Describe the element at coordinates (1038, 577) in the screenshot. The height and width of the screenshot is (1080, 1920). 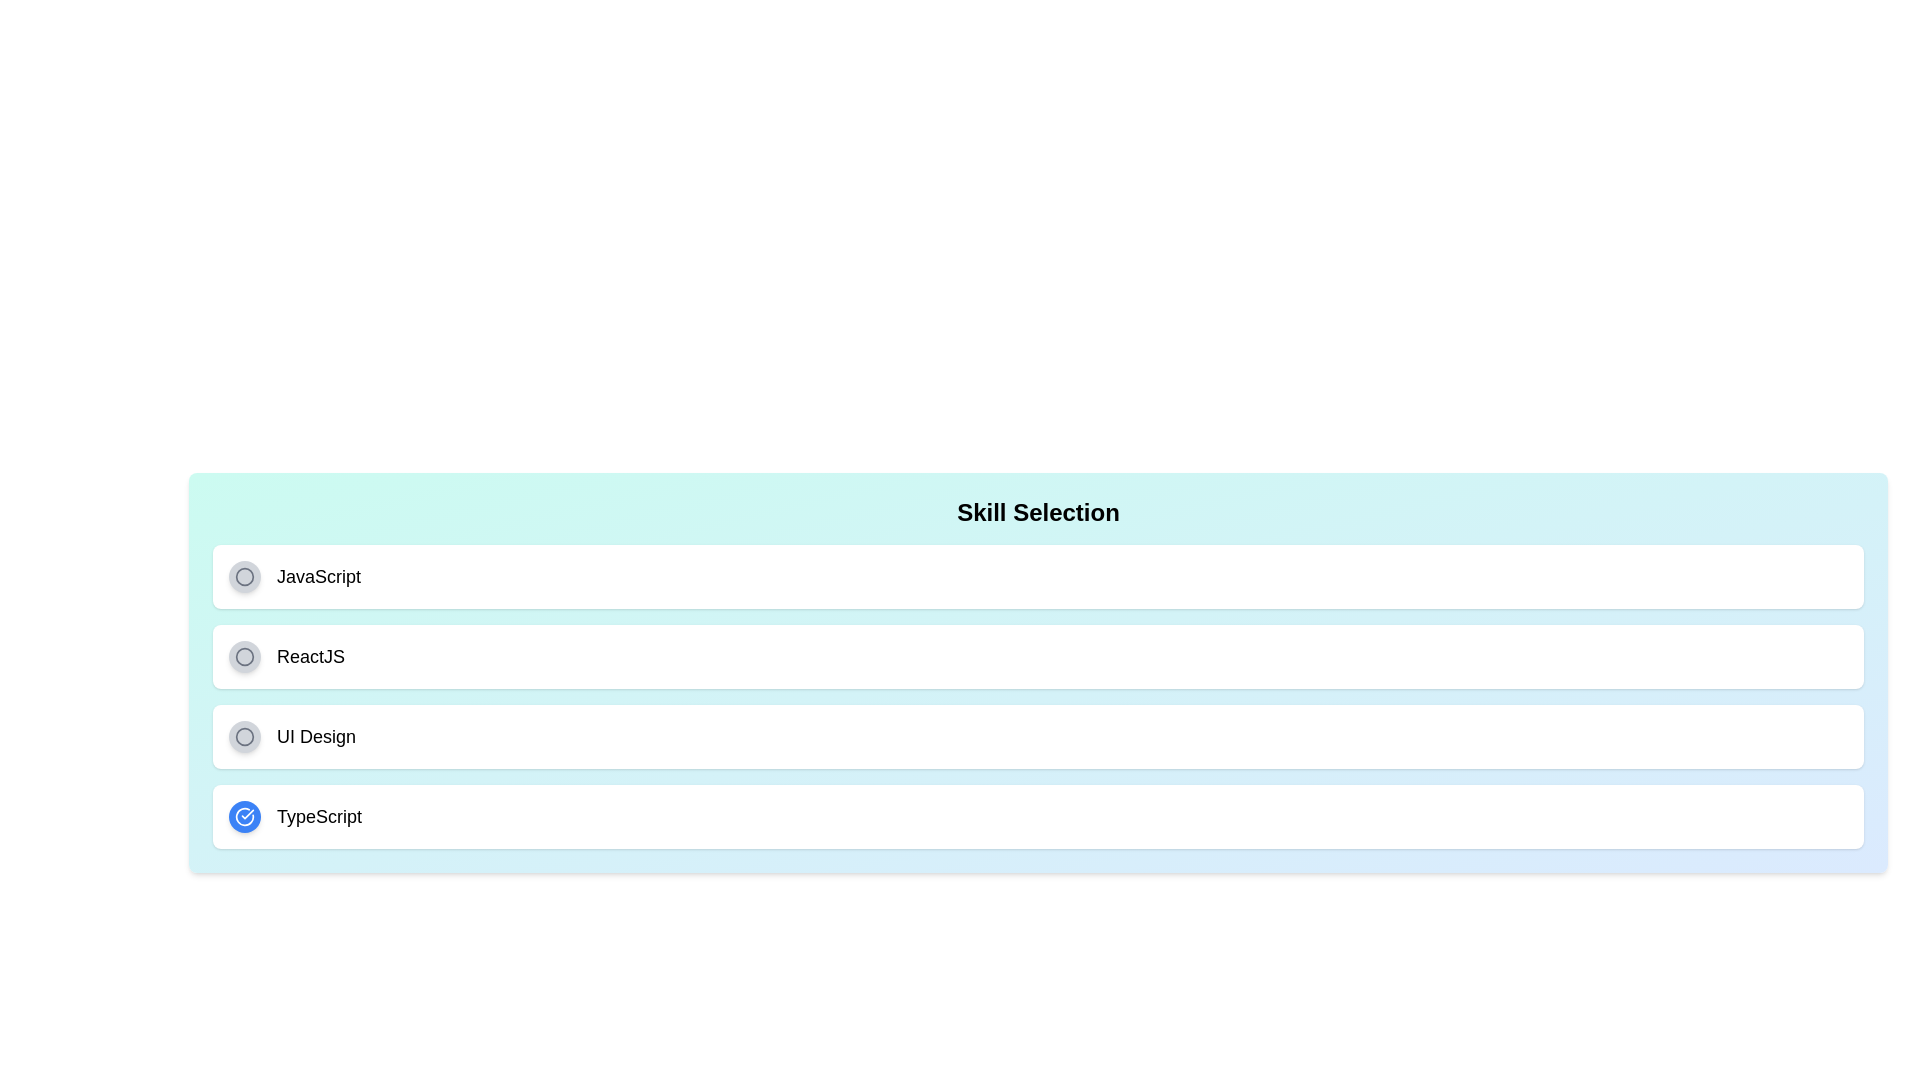
I see `the skill item JavaScript` at that location.